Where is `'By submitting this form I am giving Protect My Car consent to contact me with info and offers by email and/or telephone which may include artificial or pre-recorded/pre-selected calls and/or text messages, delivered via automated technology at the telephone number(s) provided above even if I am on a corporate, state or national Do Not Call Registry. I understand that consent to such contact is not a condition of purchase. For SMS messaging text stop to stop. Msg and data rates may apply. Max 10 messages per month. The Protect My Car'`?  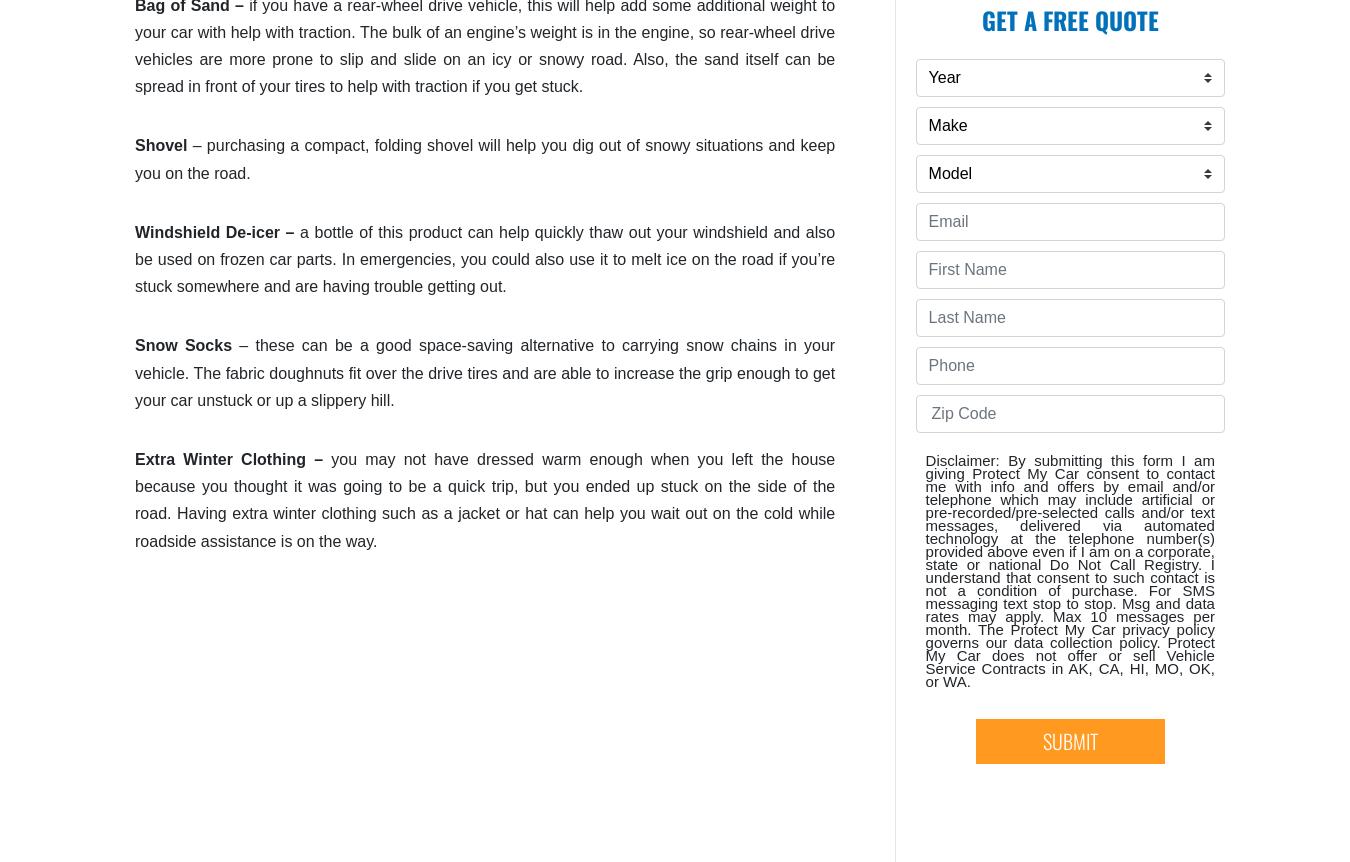 'By submitting this form I am giving Protect My Car consent to contact me with info and offers by email and/or telephone which may include artificial or pre-recorded/pre-selected calls and/or text messages, delivered via automated technology at the telephone number(s) provided above even if I am on a corporate, state or national Do Not Call Registry. I understand that consent to such contact is not a condition of purchase. For SMS messaging text stop to stop. Msg and data rates may apply. Max 10 messages per month. The Protect My Car' is located at coordinates (1069, 544).